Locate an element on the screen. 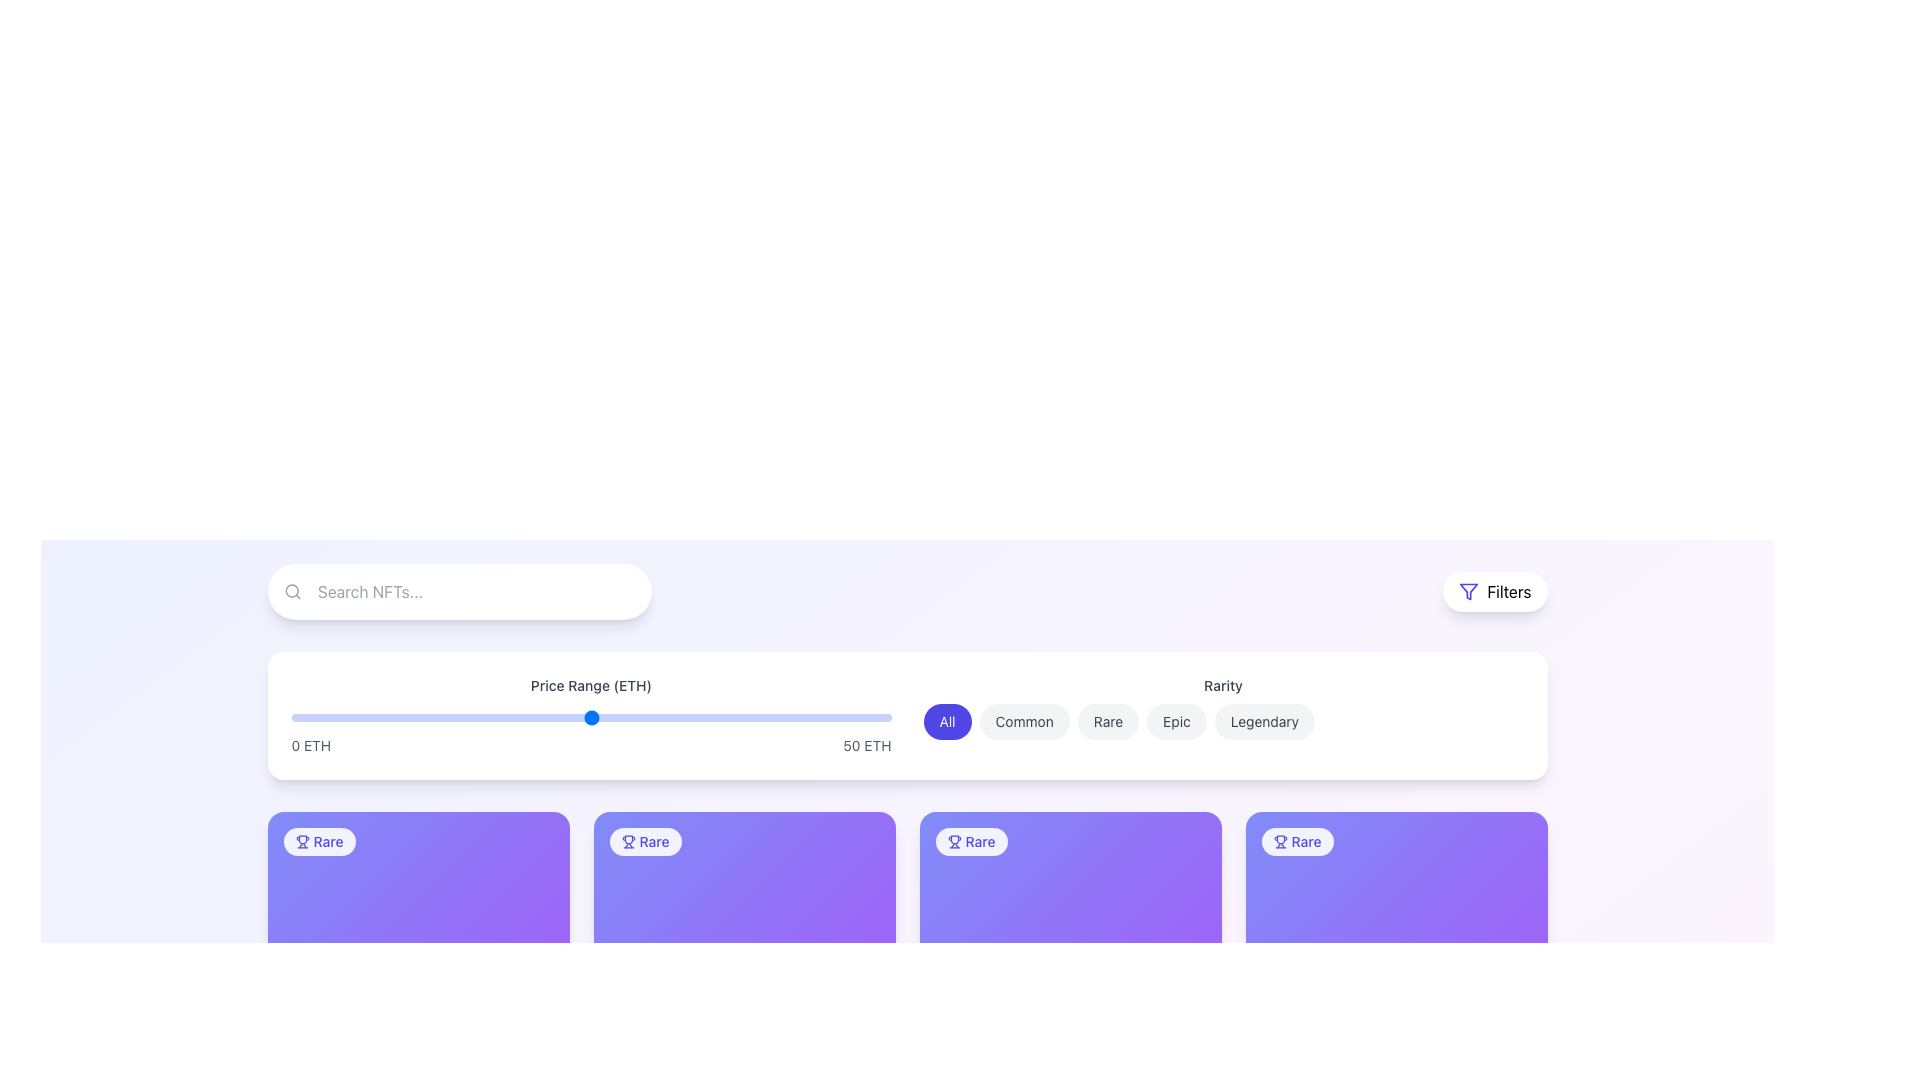 Image resolution: width=1920 pixels, height=1080 pixels. the price range slider is located at coordinates (705, 716).